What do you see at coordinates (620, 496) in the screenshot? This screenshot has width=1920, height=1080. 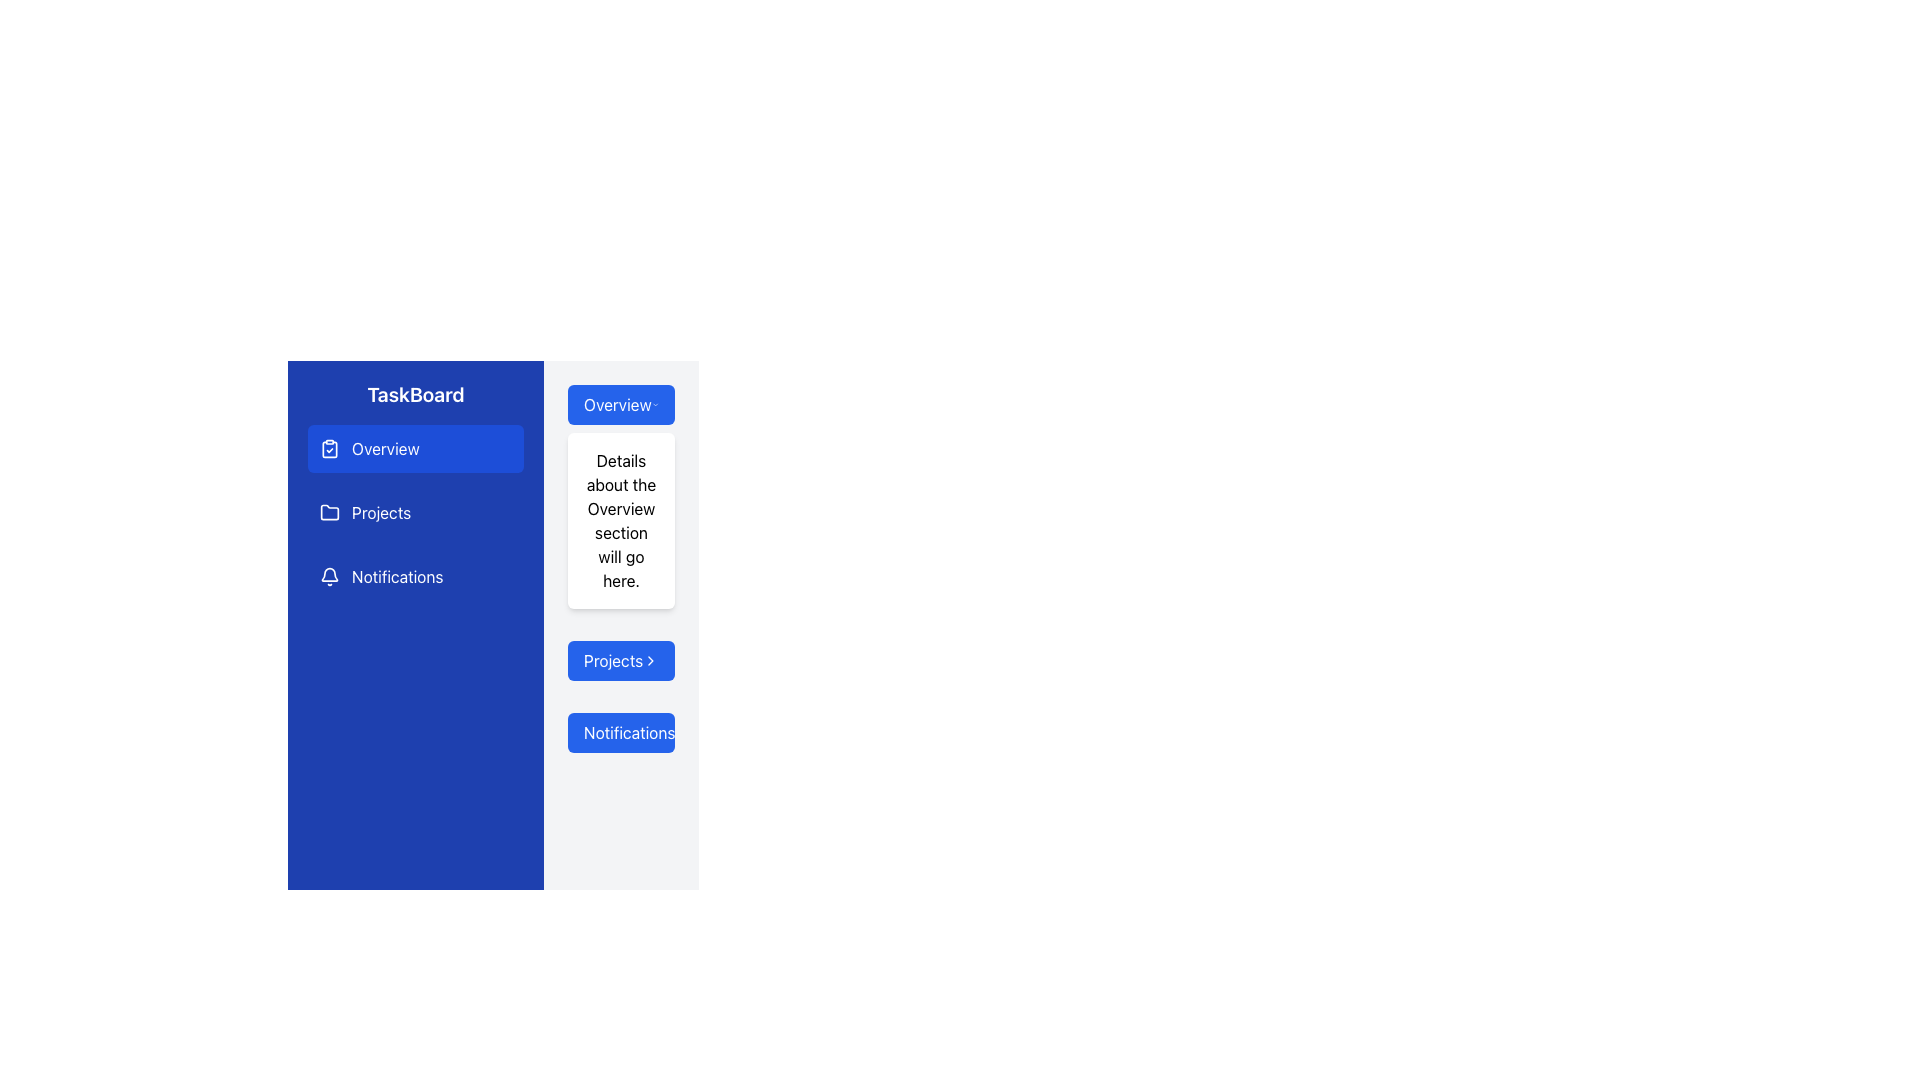 I see `descriptive text of the 'Overview' section header located to the right of the navigation sidebar labeled 'TaskBoard'` at bounding box center [620, 496].